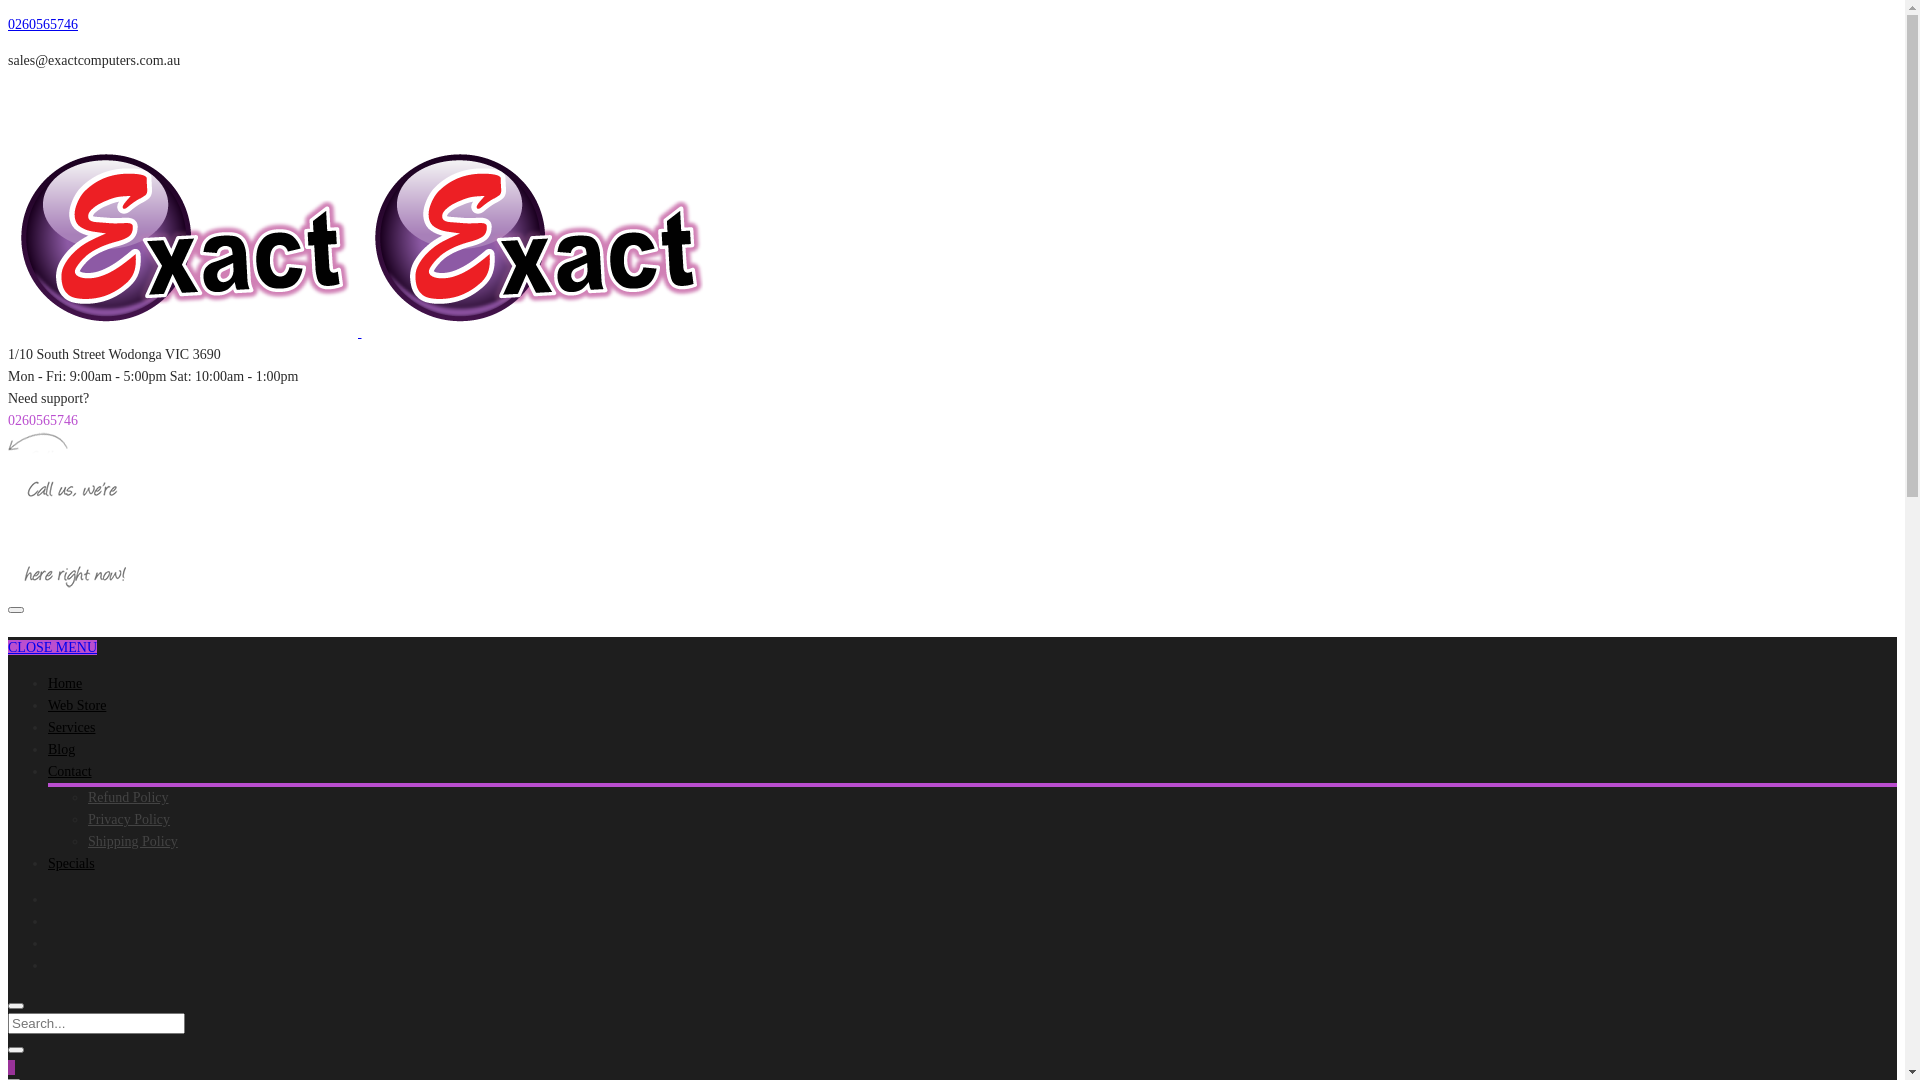  What do you see at coordinates (52, 647) in the screenshot?
I see `'CLOSE MENU'` at bounding box center [52, 647].